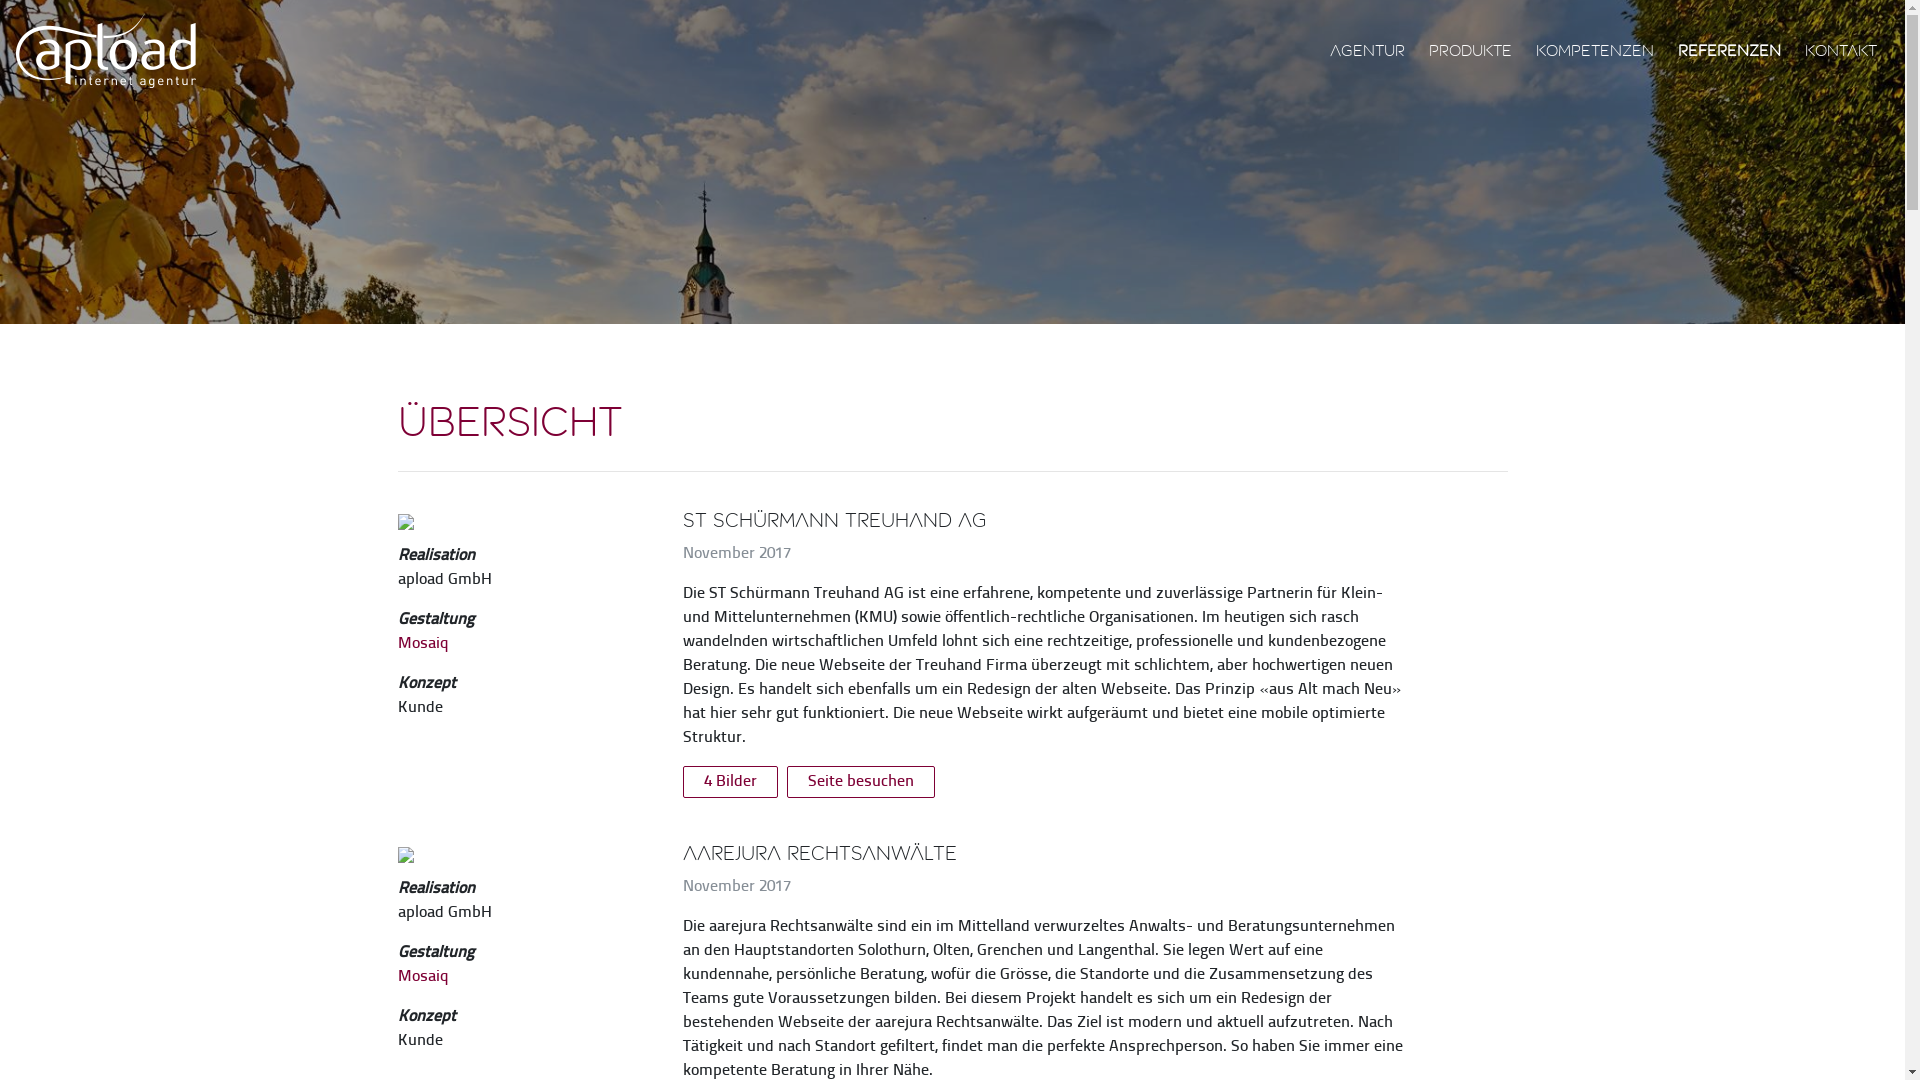 This screenshot has width=1920, height=1080. Describe the element at coordinates (859, 781) in the screenshot. I see `'Seite besuchen'` at that location.